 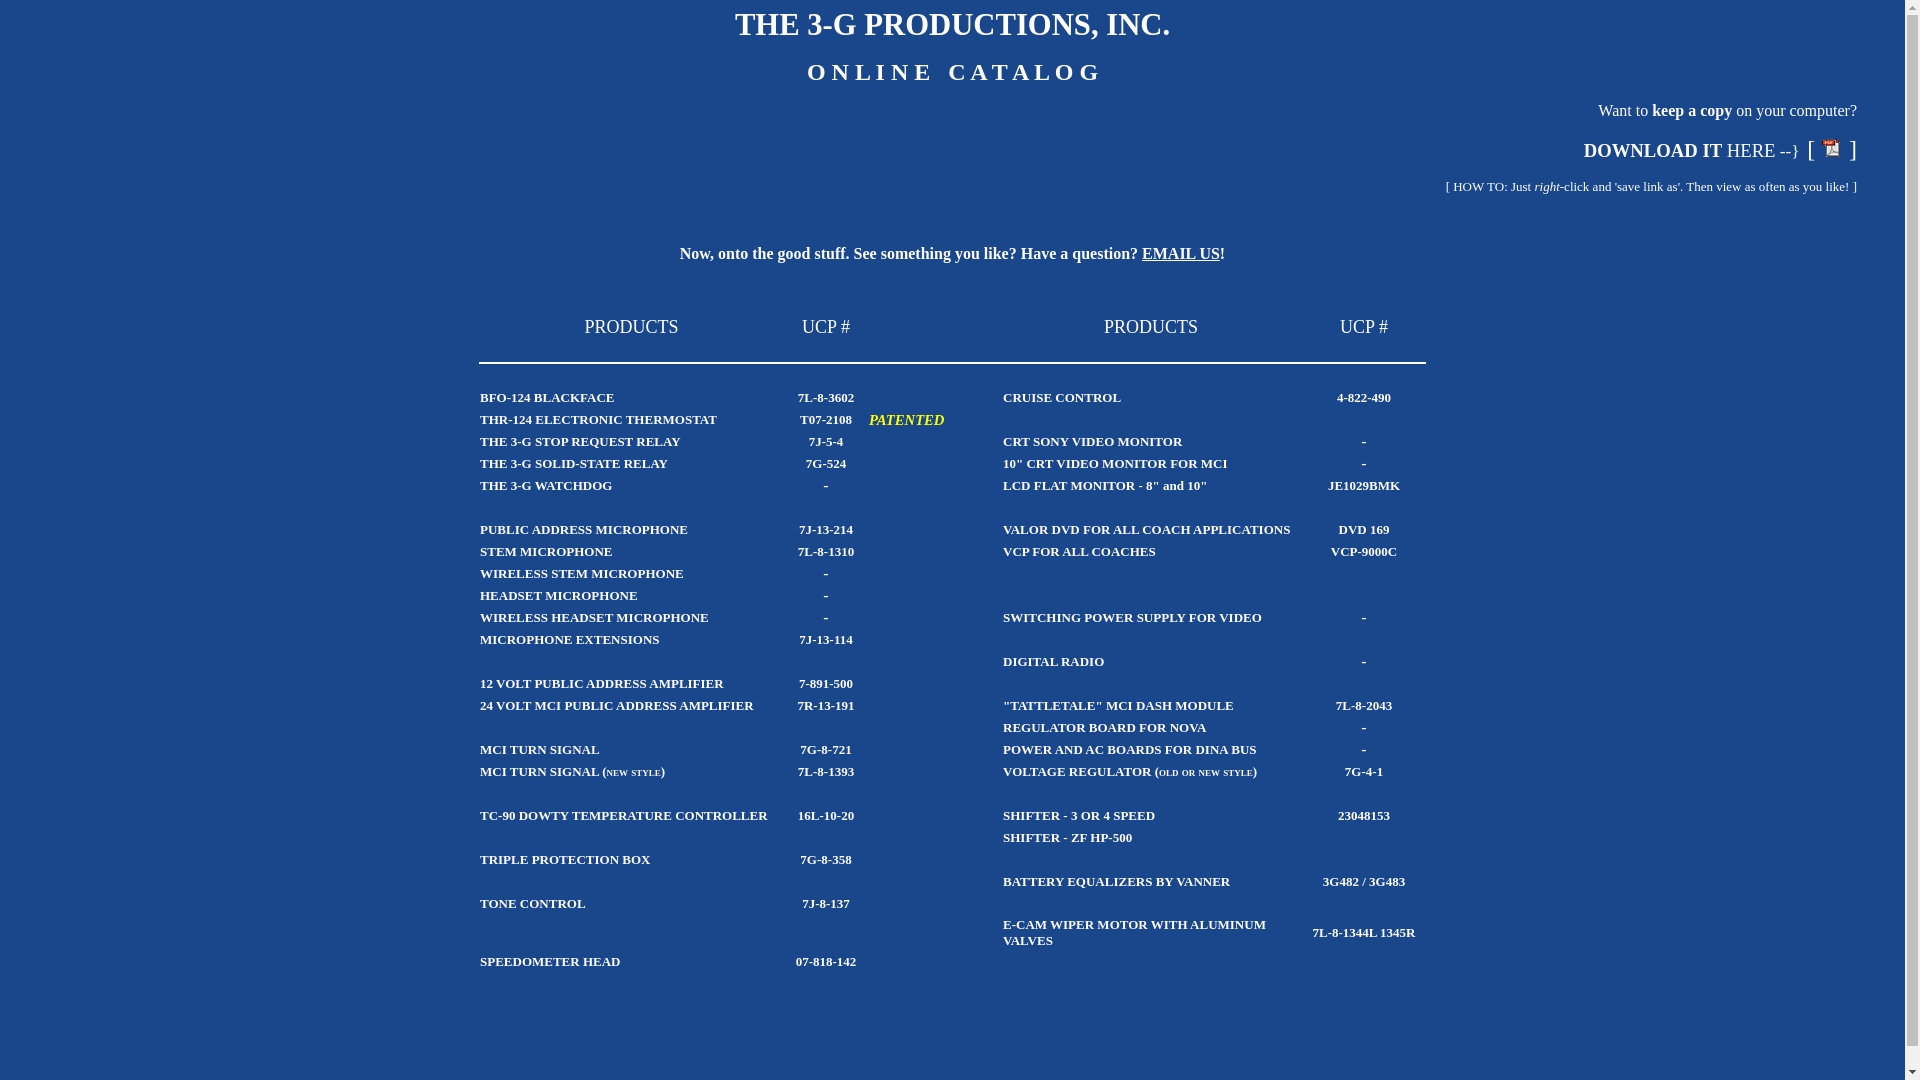 What do you see at coordinates (480, 594) in the screenshot?
I see `'HEADSET MICROPHONE'` at bounding box center [480, 594].